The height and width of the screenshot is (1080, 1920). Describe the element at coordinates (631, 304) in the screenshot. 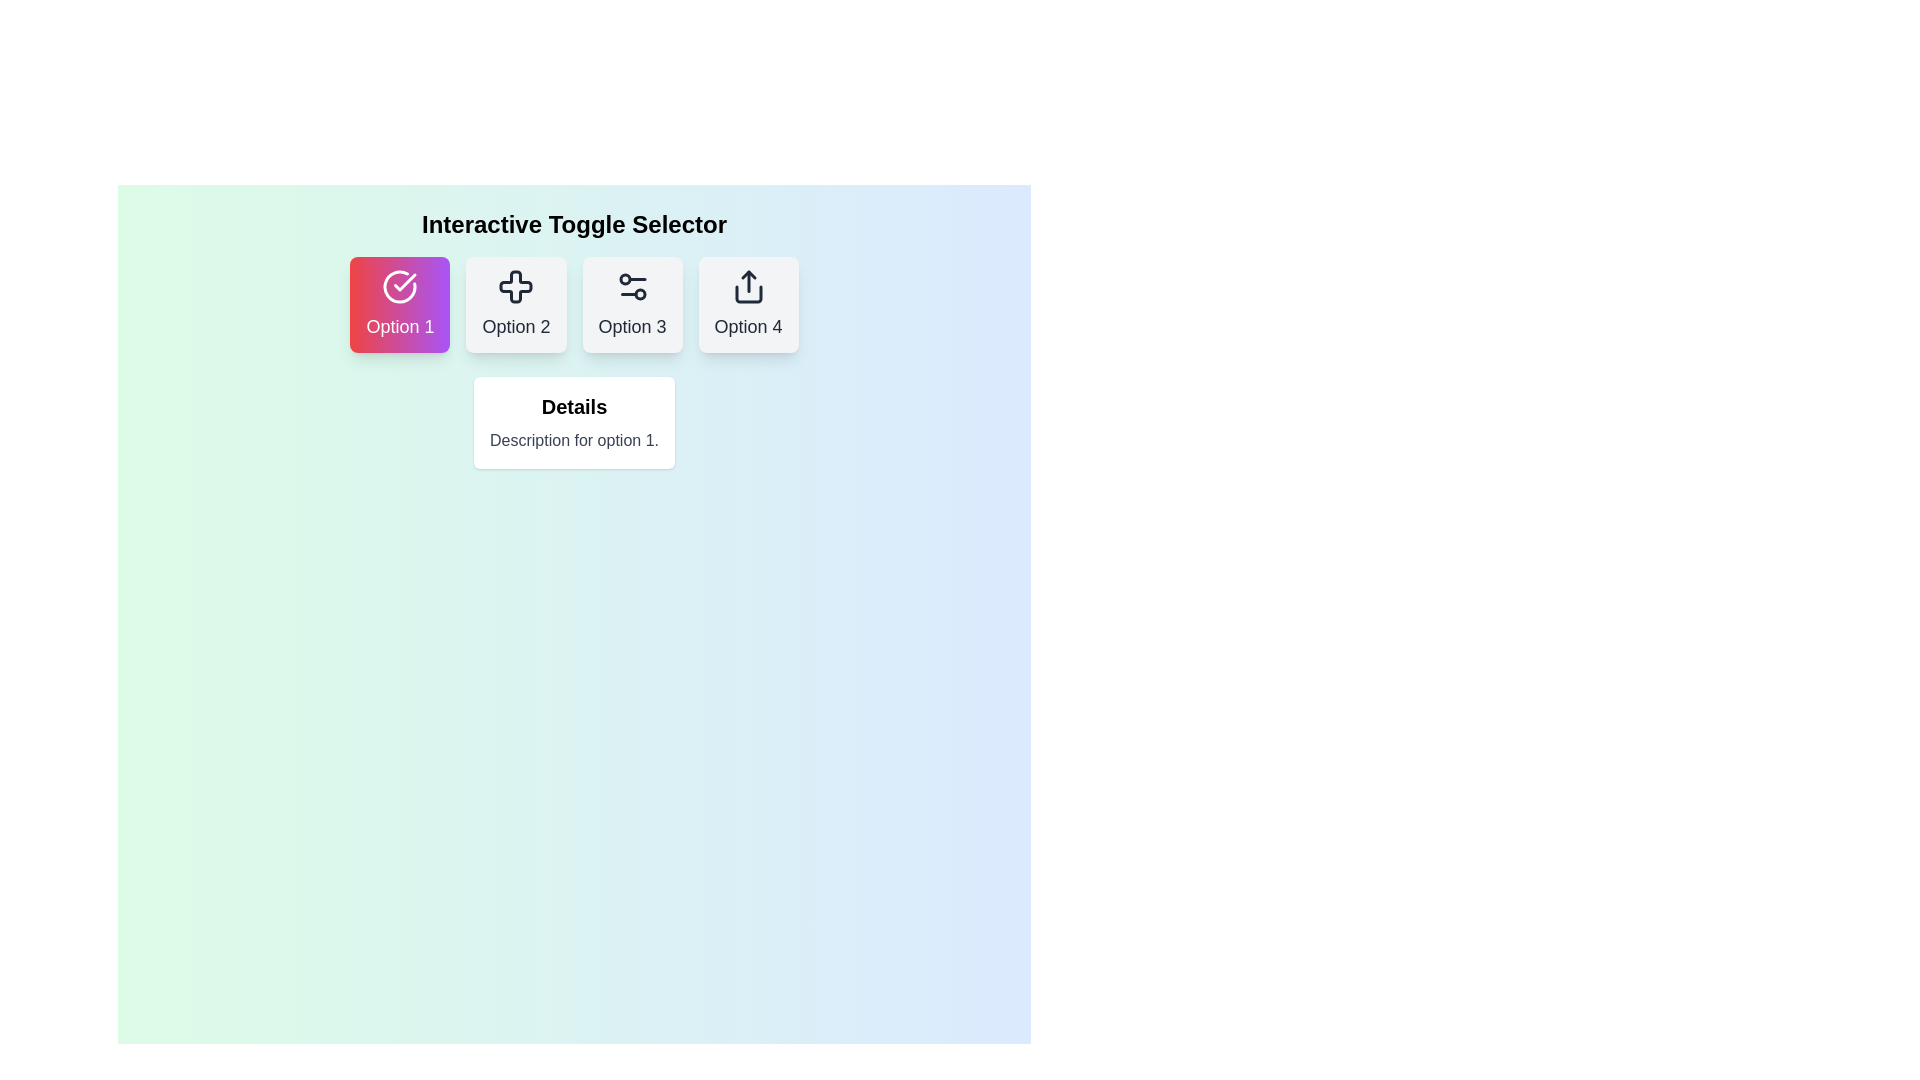

I see `the button corresponding to Option 3 to display its description` at that location.